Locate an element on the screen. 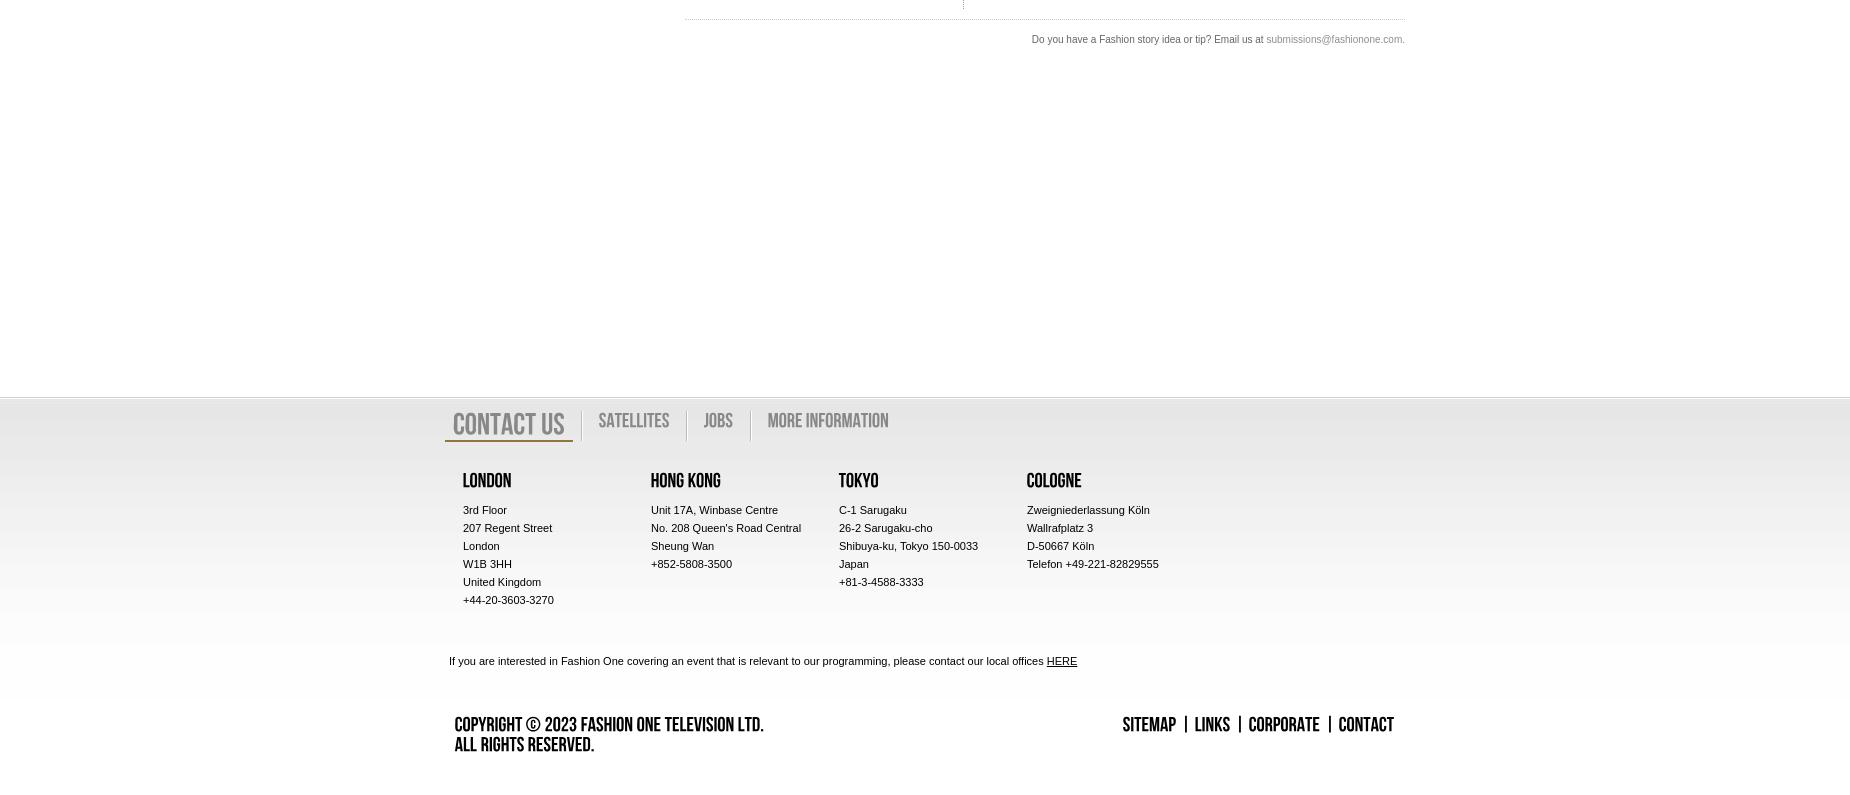 This screenshot has height=795, width=1850. 'submissions@fashionone.com.' is located at coordinates (1334, 38).